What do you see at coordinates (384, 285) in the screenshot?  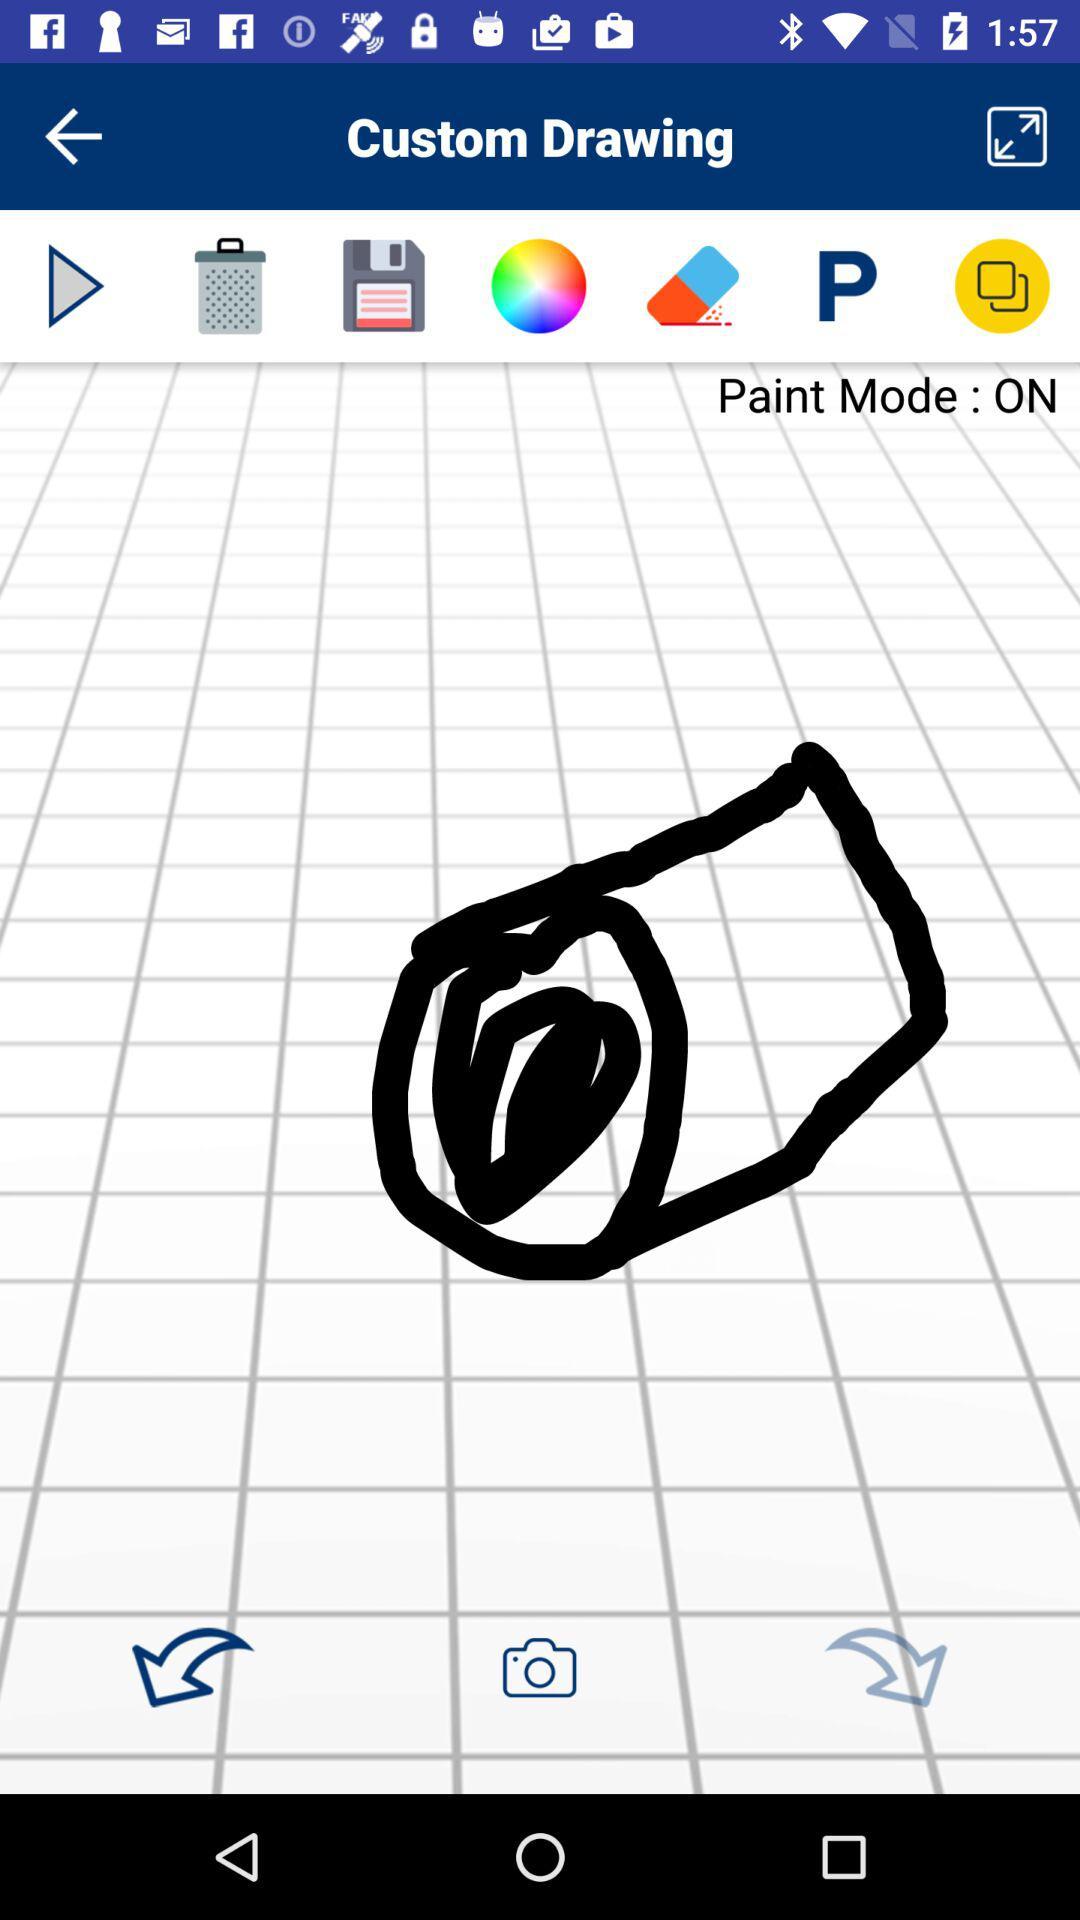 I see `the save icon` at bounding box center [384, 285].